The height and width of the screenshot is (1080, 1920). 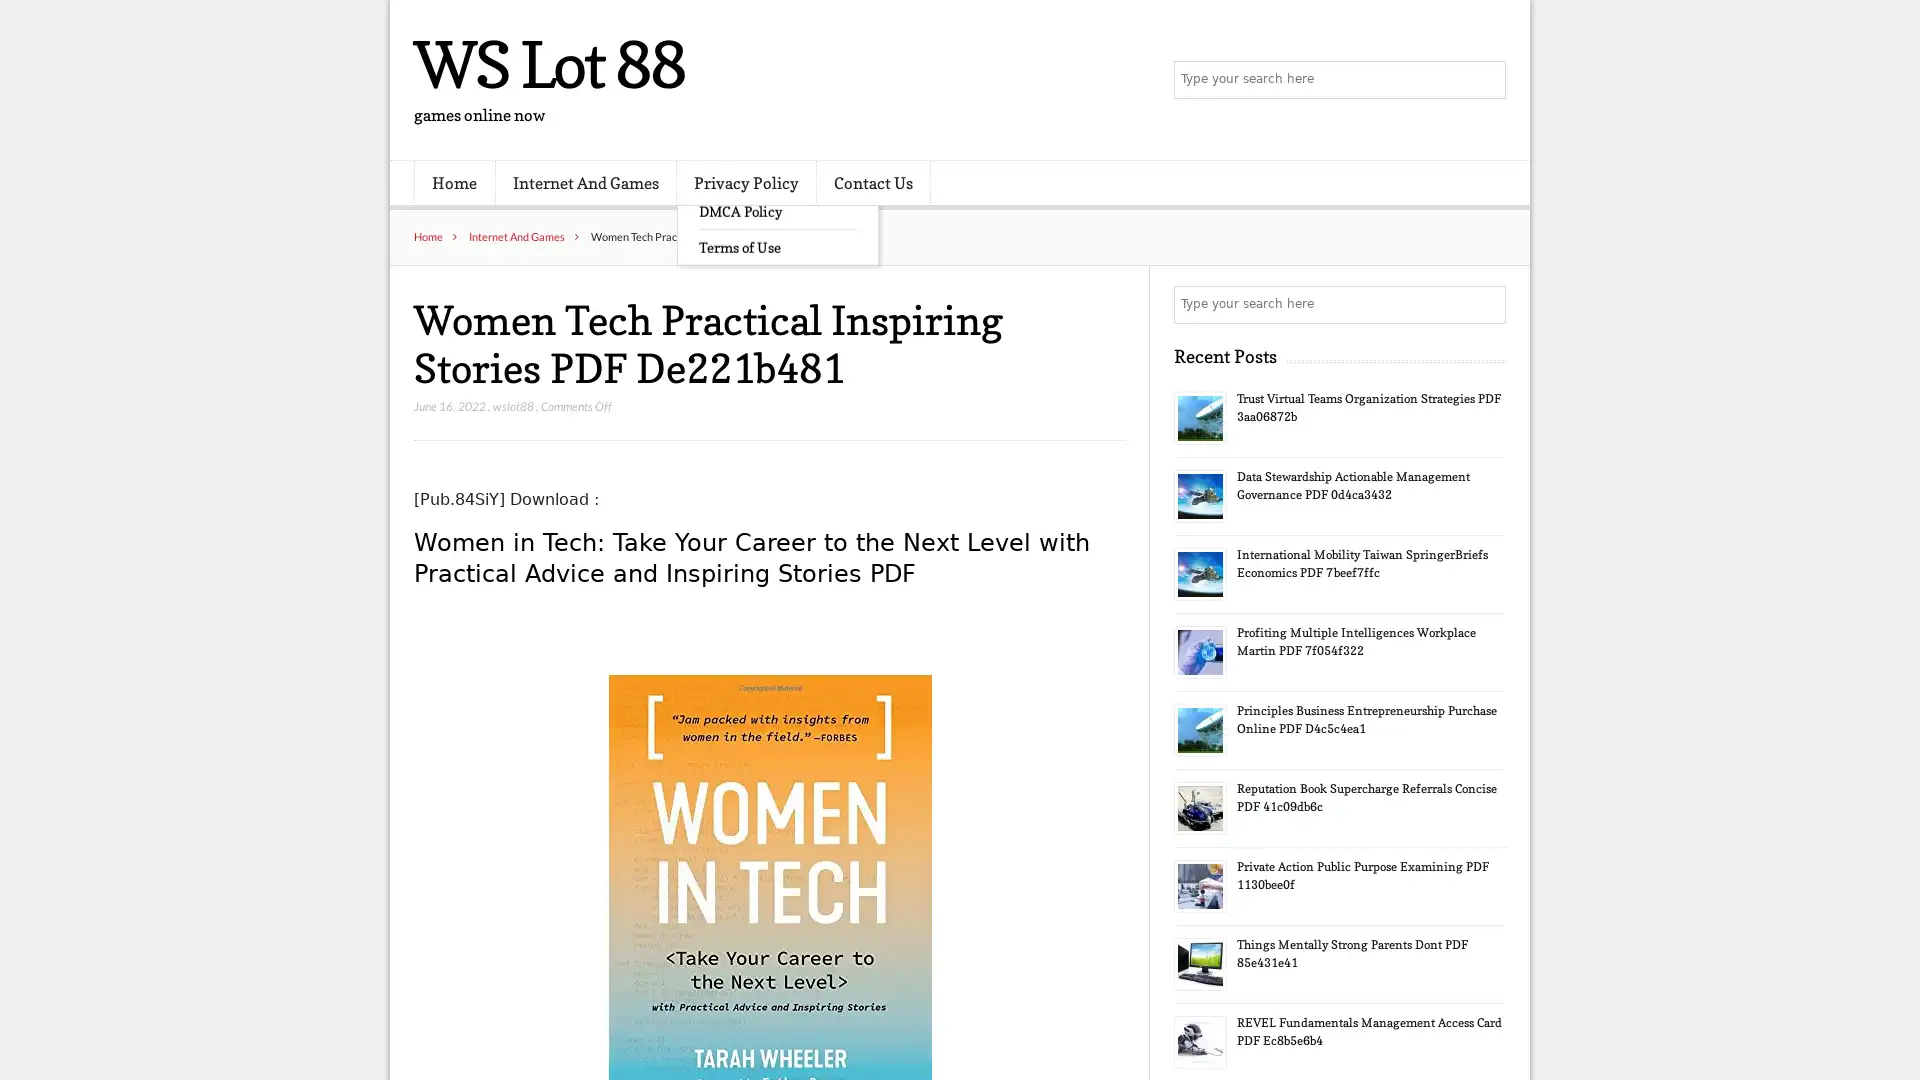 I want to click on Search, so click(x=1485, y=304).